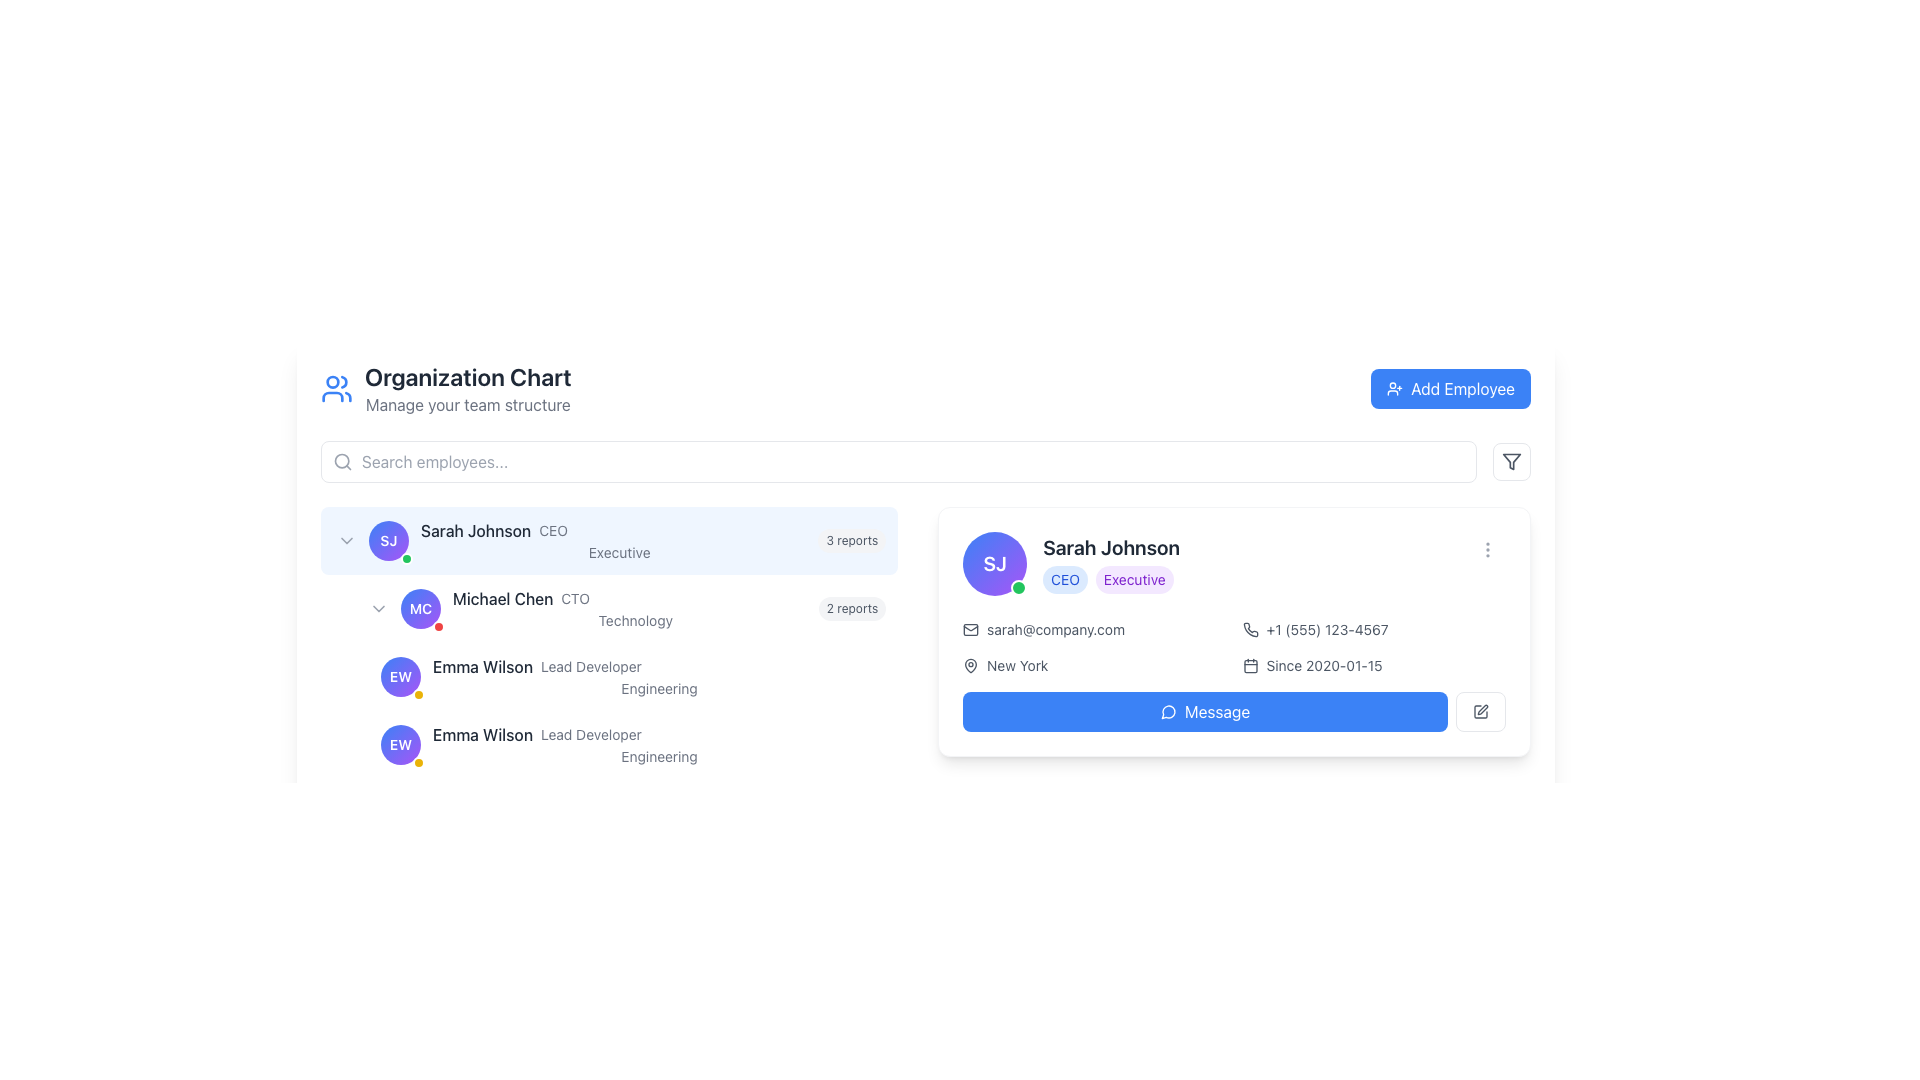 The height and width of the screenshot is (1080, 1920). Describe the element at coordinates (624, 676) in the screenshot. I see `the first list item representing 'Emma Wilson', a direct report to the CTO` at that location.